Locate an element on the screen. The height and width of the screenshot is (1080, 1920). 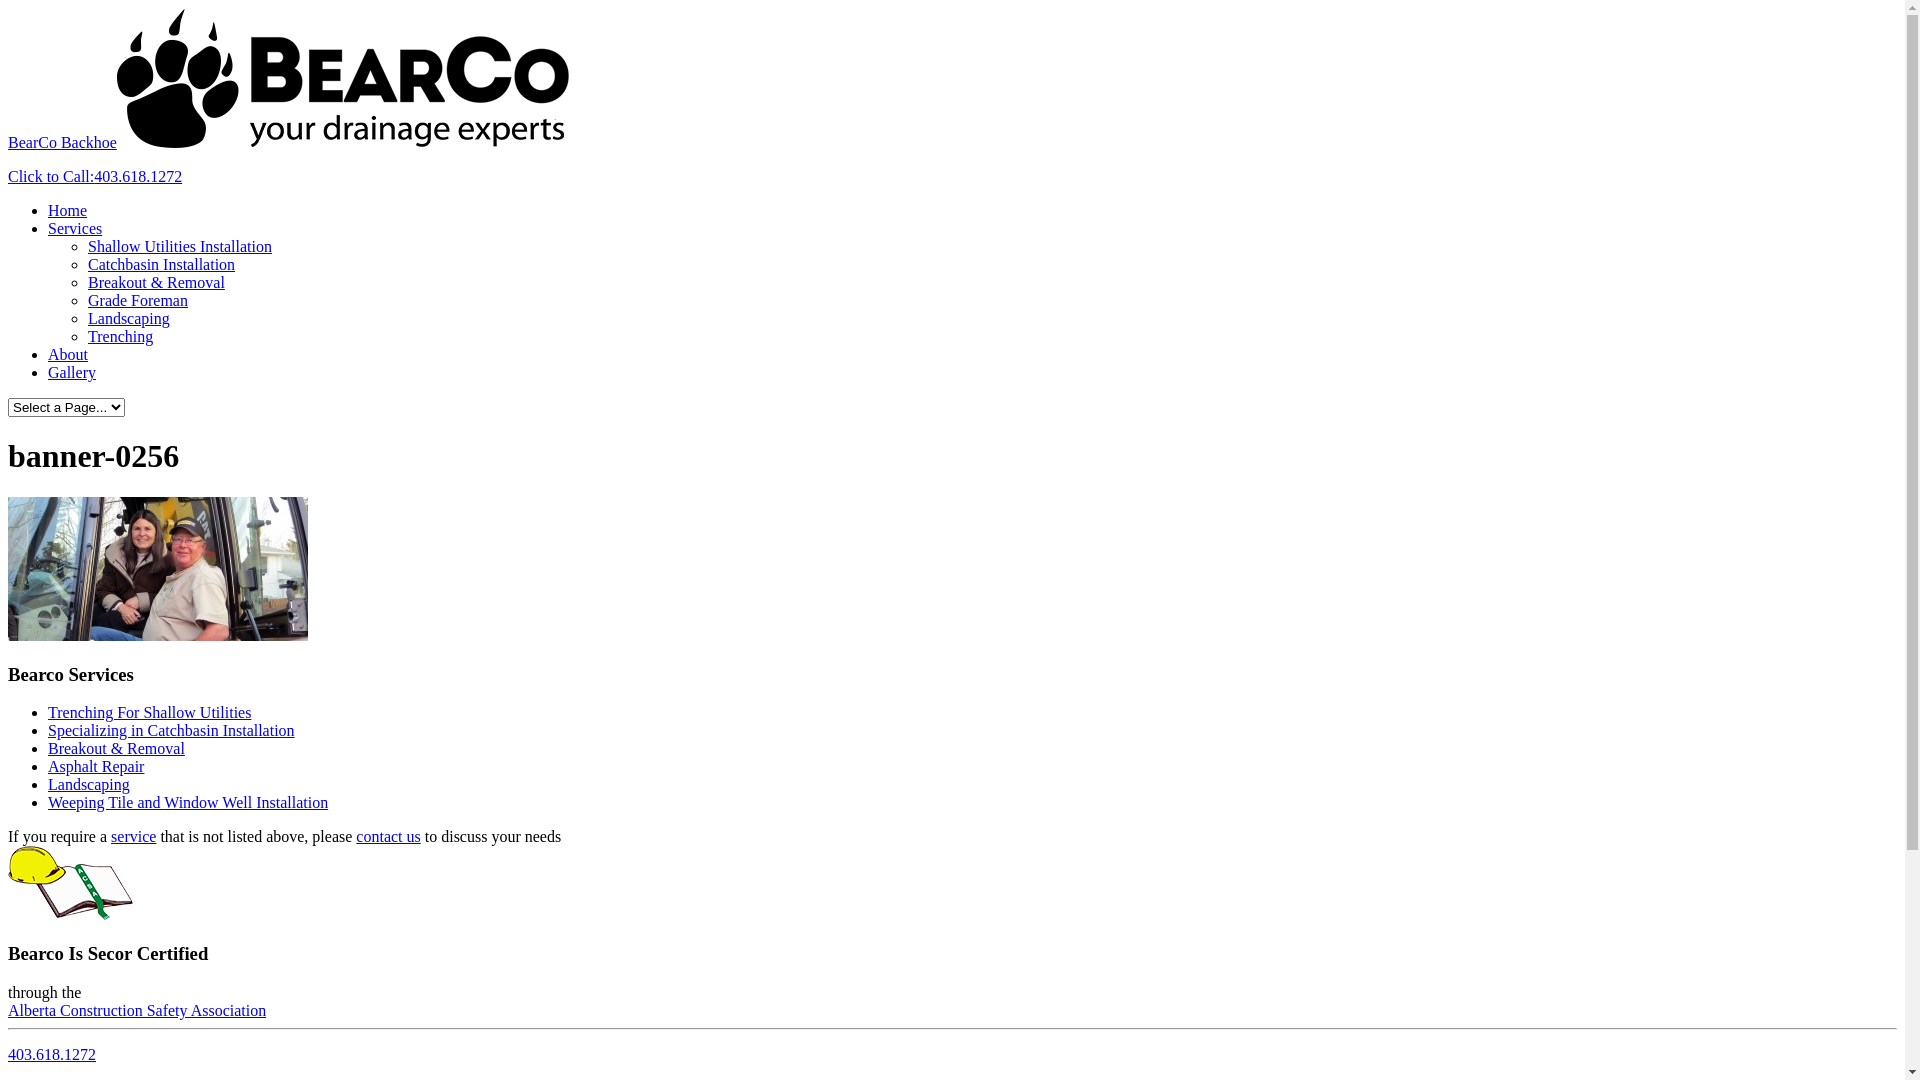
'BearCo Backhoe' is located at coordinates (8, 141).